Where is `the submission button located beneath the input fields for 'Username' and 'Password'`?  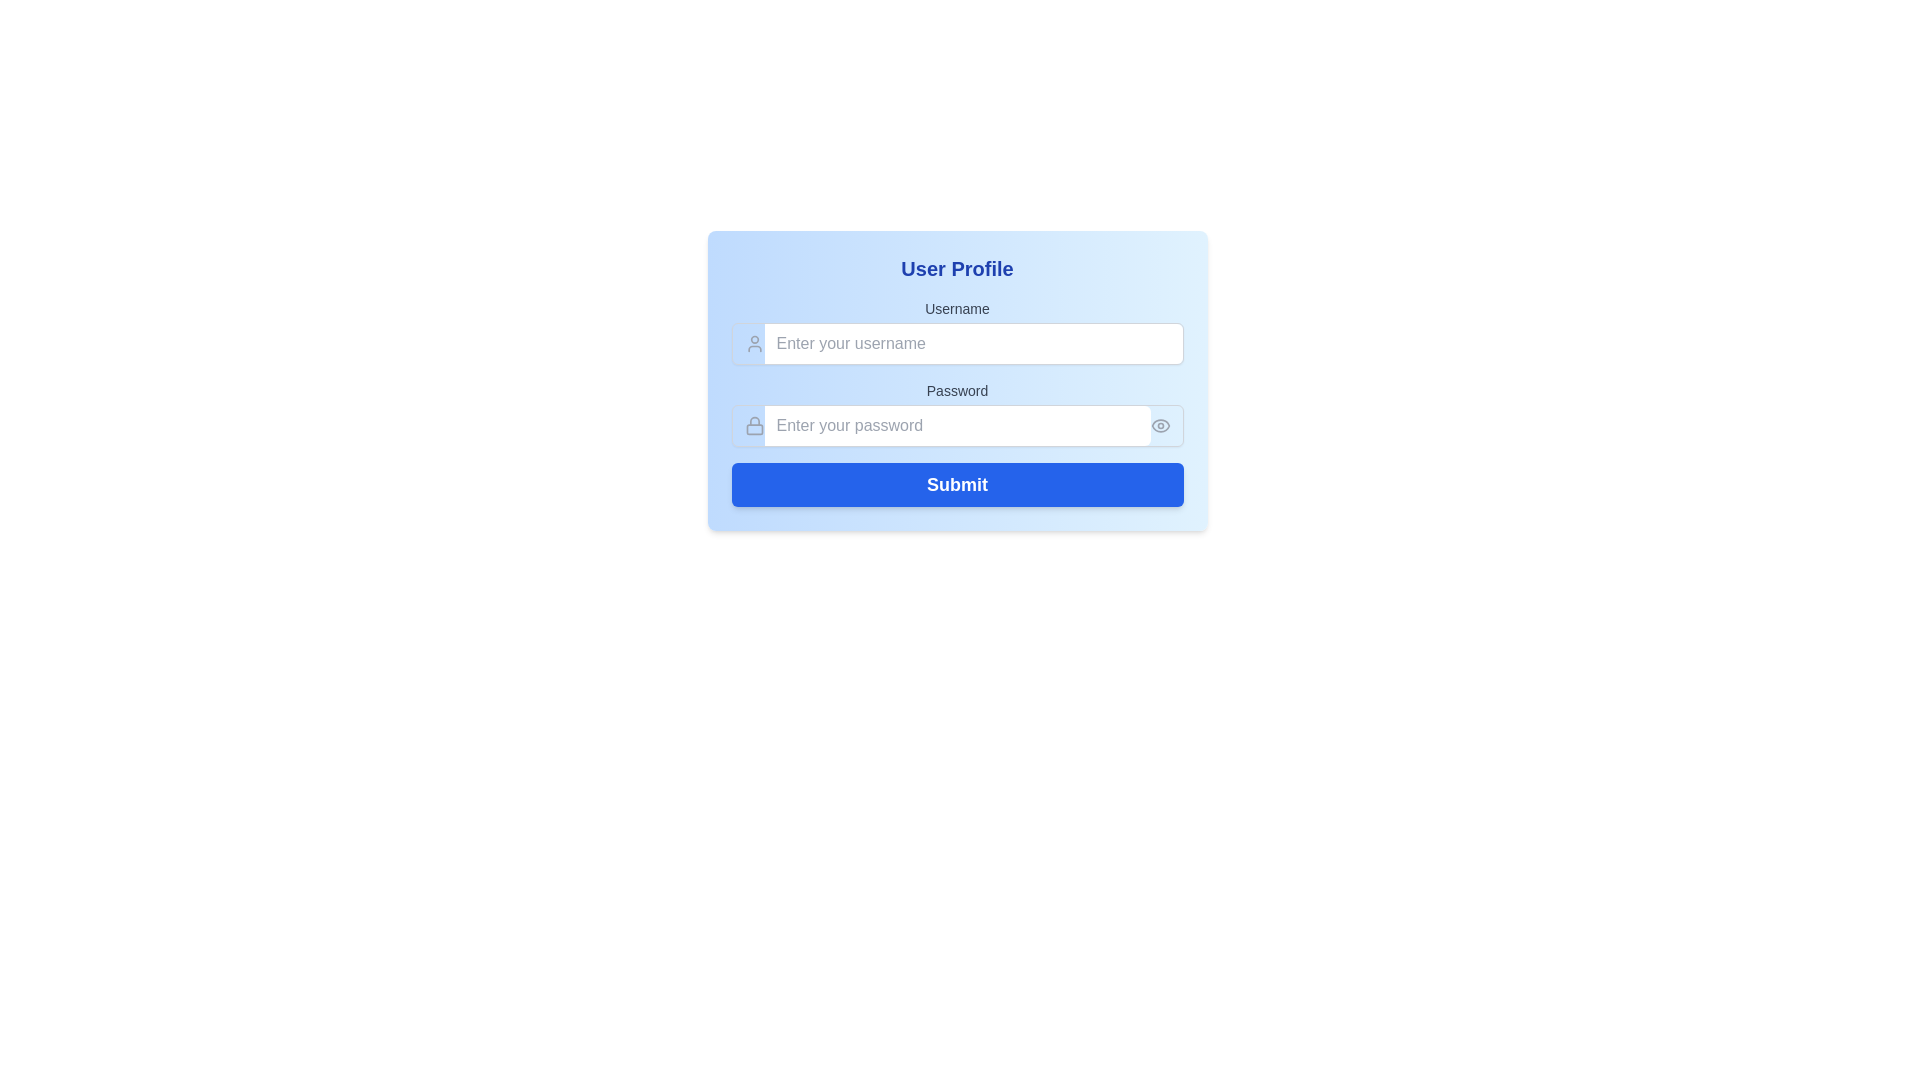 the submission button located beneath the input fields for 'Username' and 'Password' is located at coordinates (956, 485).